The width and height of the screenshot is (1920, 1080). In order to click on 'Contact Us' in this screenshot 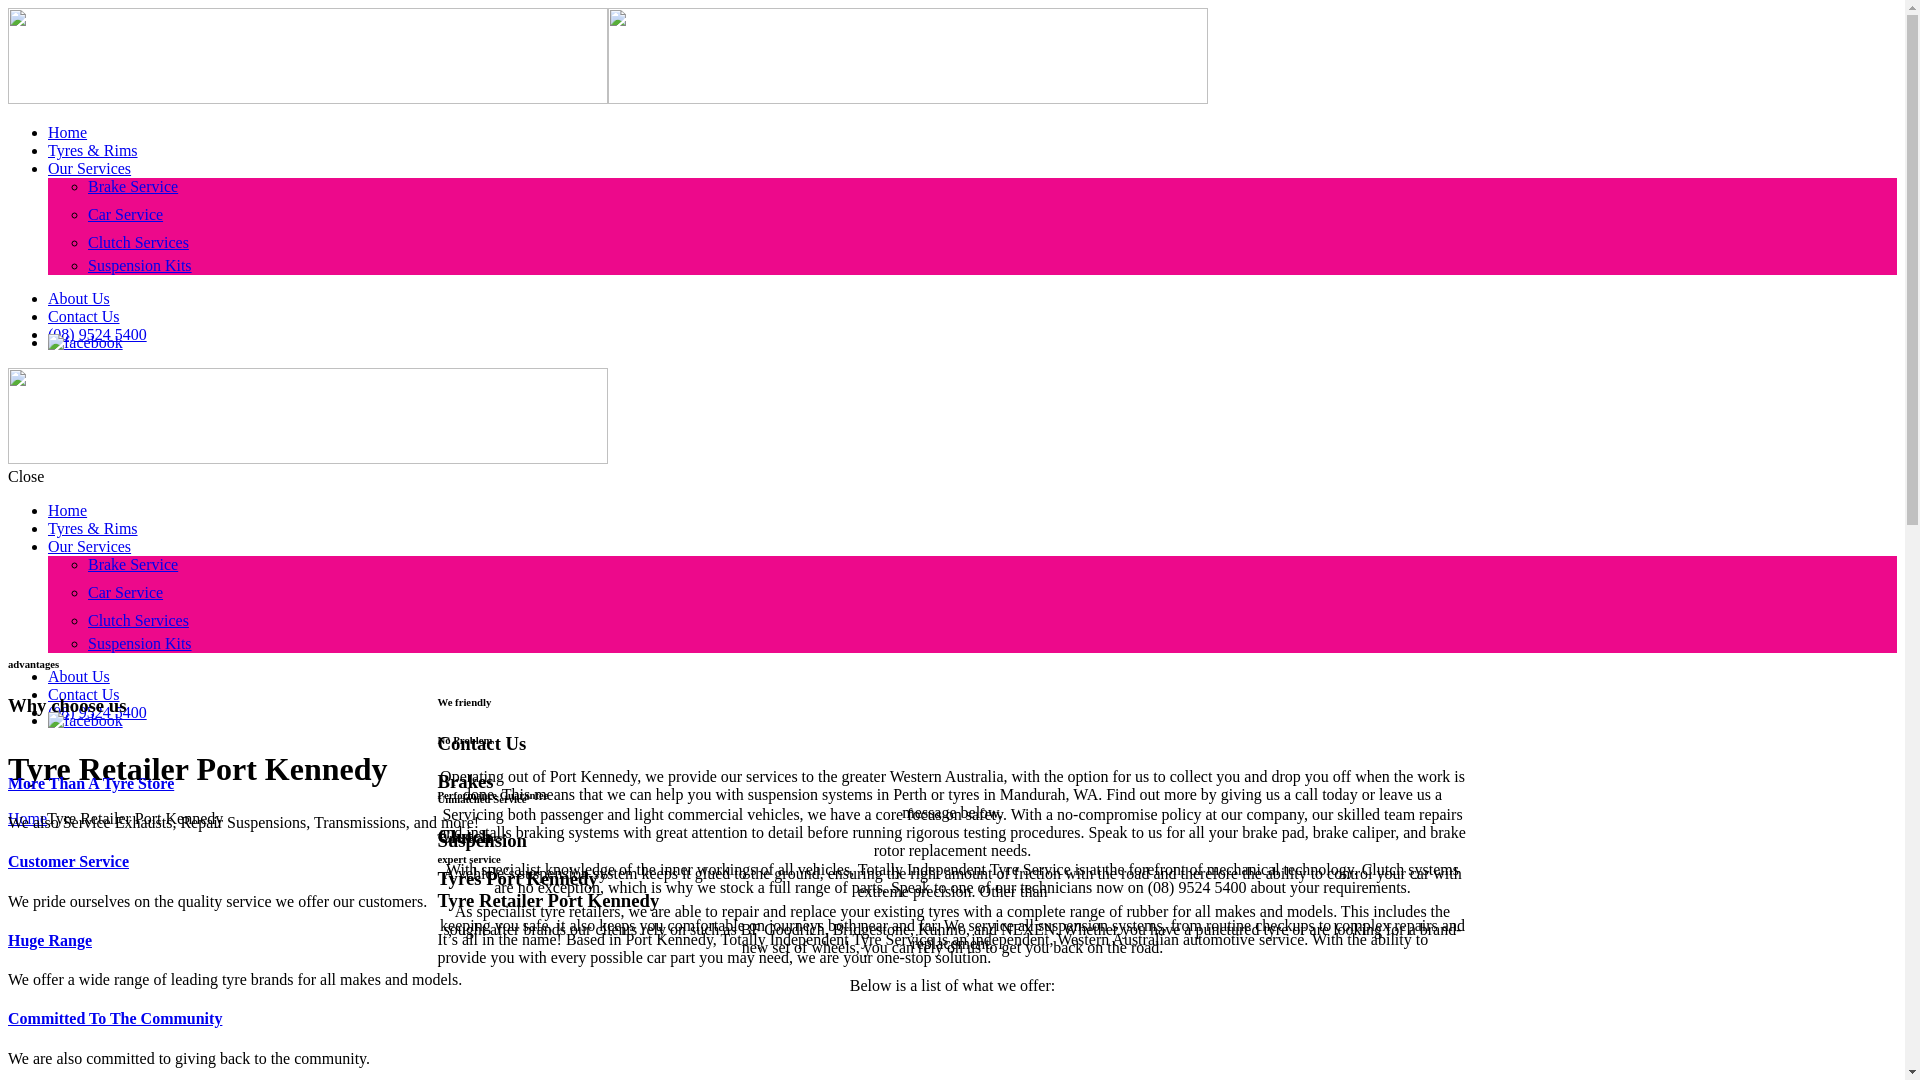, I will do `click(82, 315)`.